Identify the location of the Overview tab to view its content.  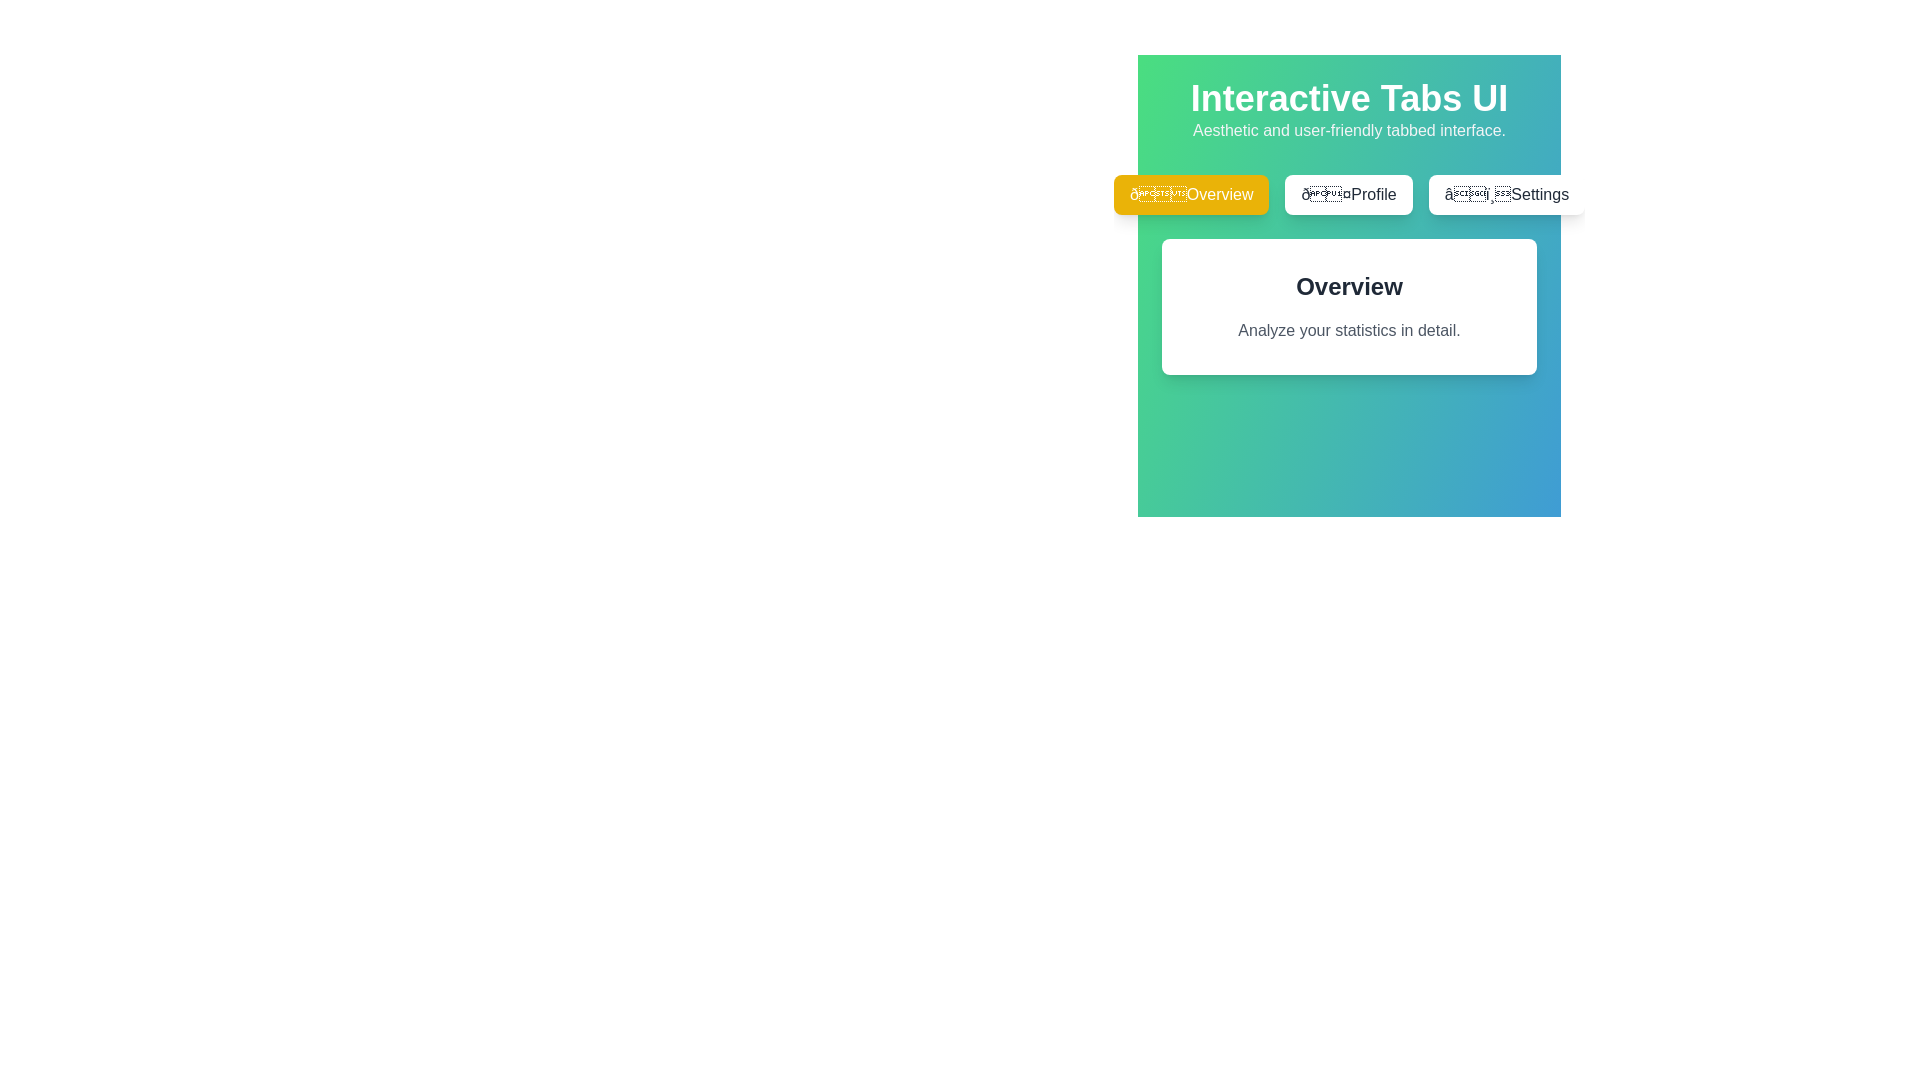
(1191, 195).